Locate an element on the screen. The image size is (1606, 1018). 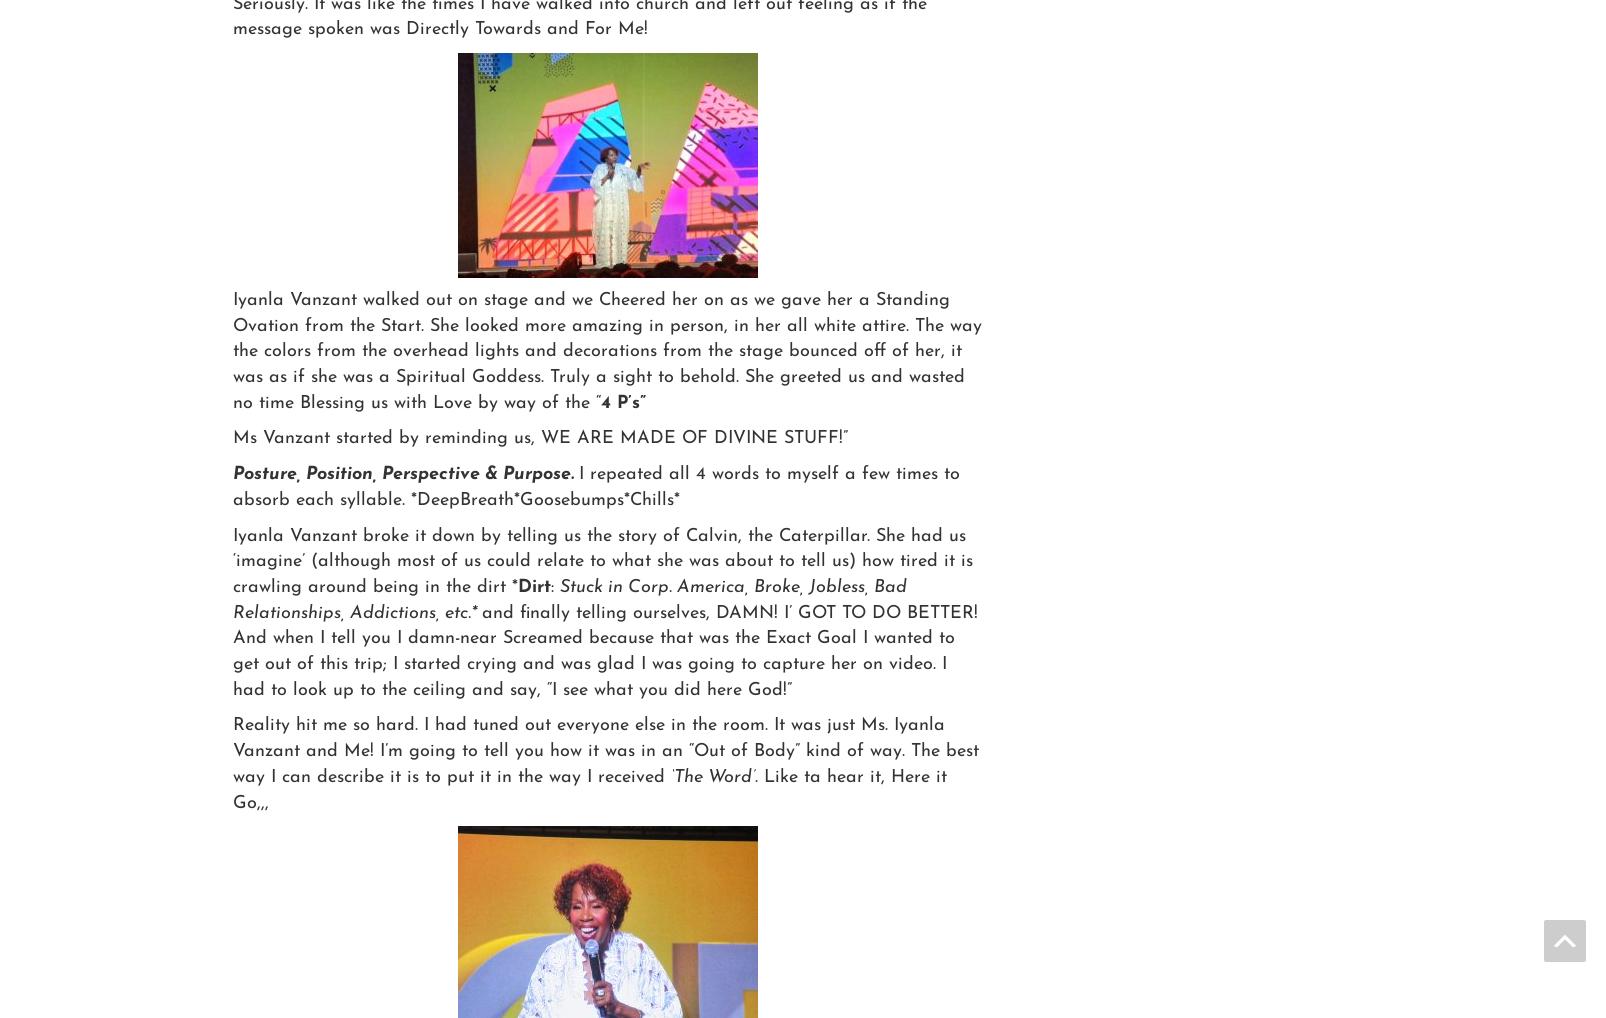
'Iyanla Vanzant broke it down by telling us the story of Calvin, the Caterpillar. She had us ‘imagine’ (although most of us could relate to what she was about to tell us) how tired it is crawling around being in the dirt *' is located at coordinates (603, 561).